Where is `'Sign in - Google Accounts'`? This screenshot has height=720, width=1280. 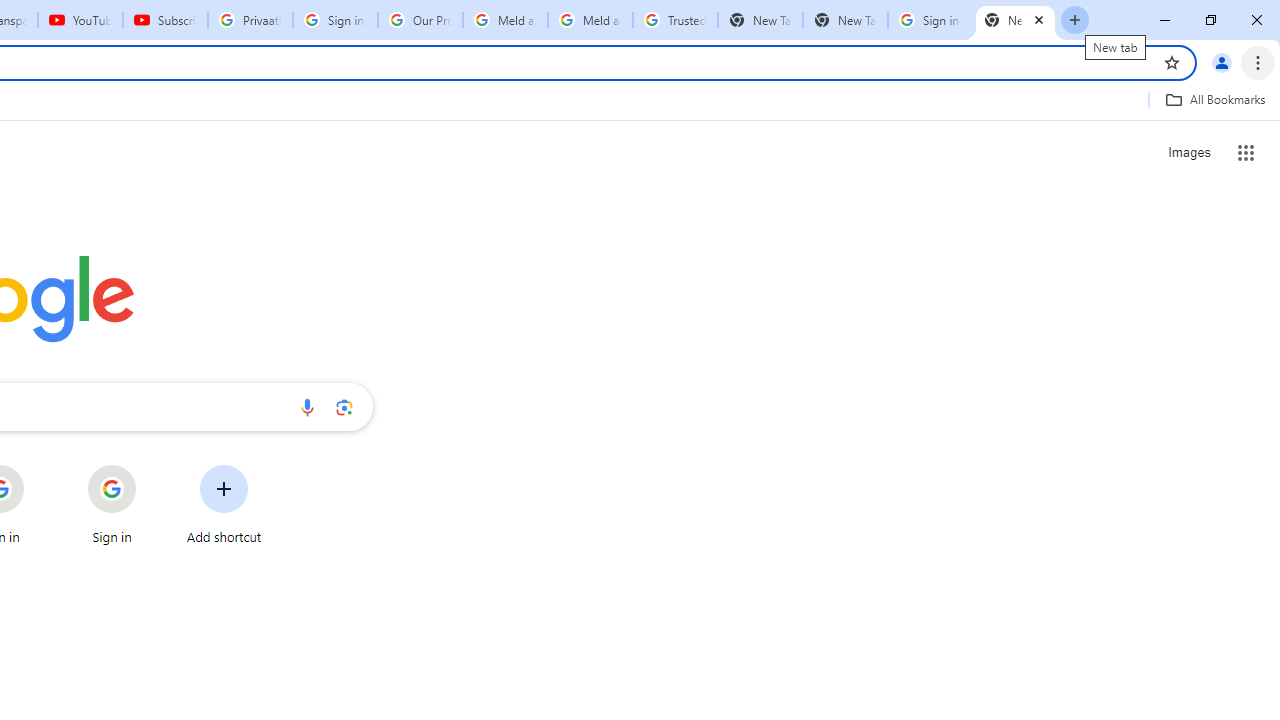
'Sign in - Google Accounts' is located at coordinates (929, 20).